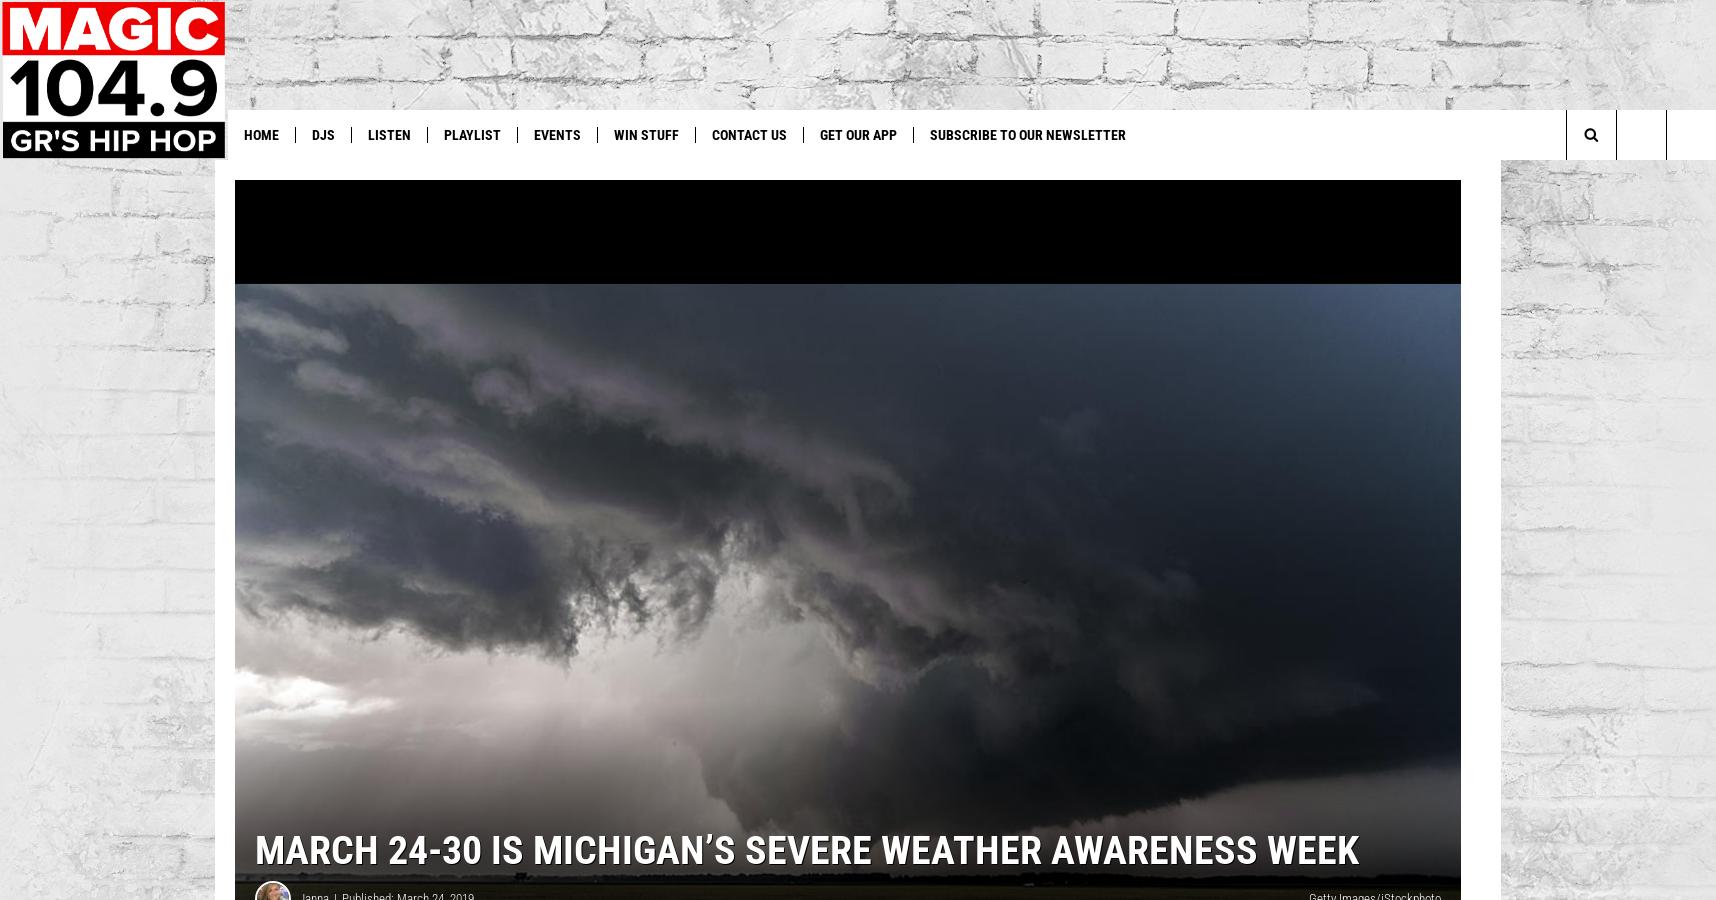 This screenshot has width=1716, height=900. What do you see at coordinates (368, 135) in the screenshot?
I see `'Listen'` at bounding box center [368, 135].